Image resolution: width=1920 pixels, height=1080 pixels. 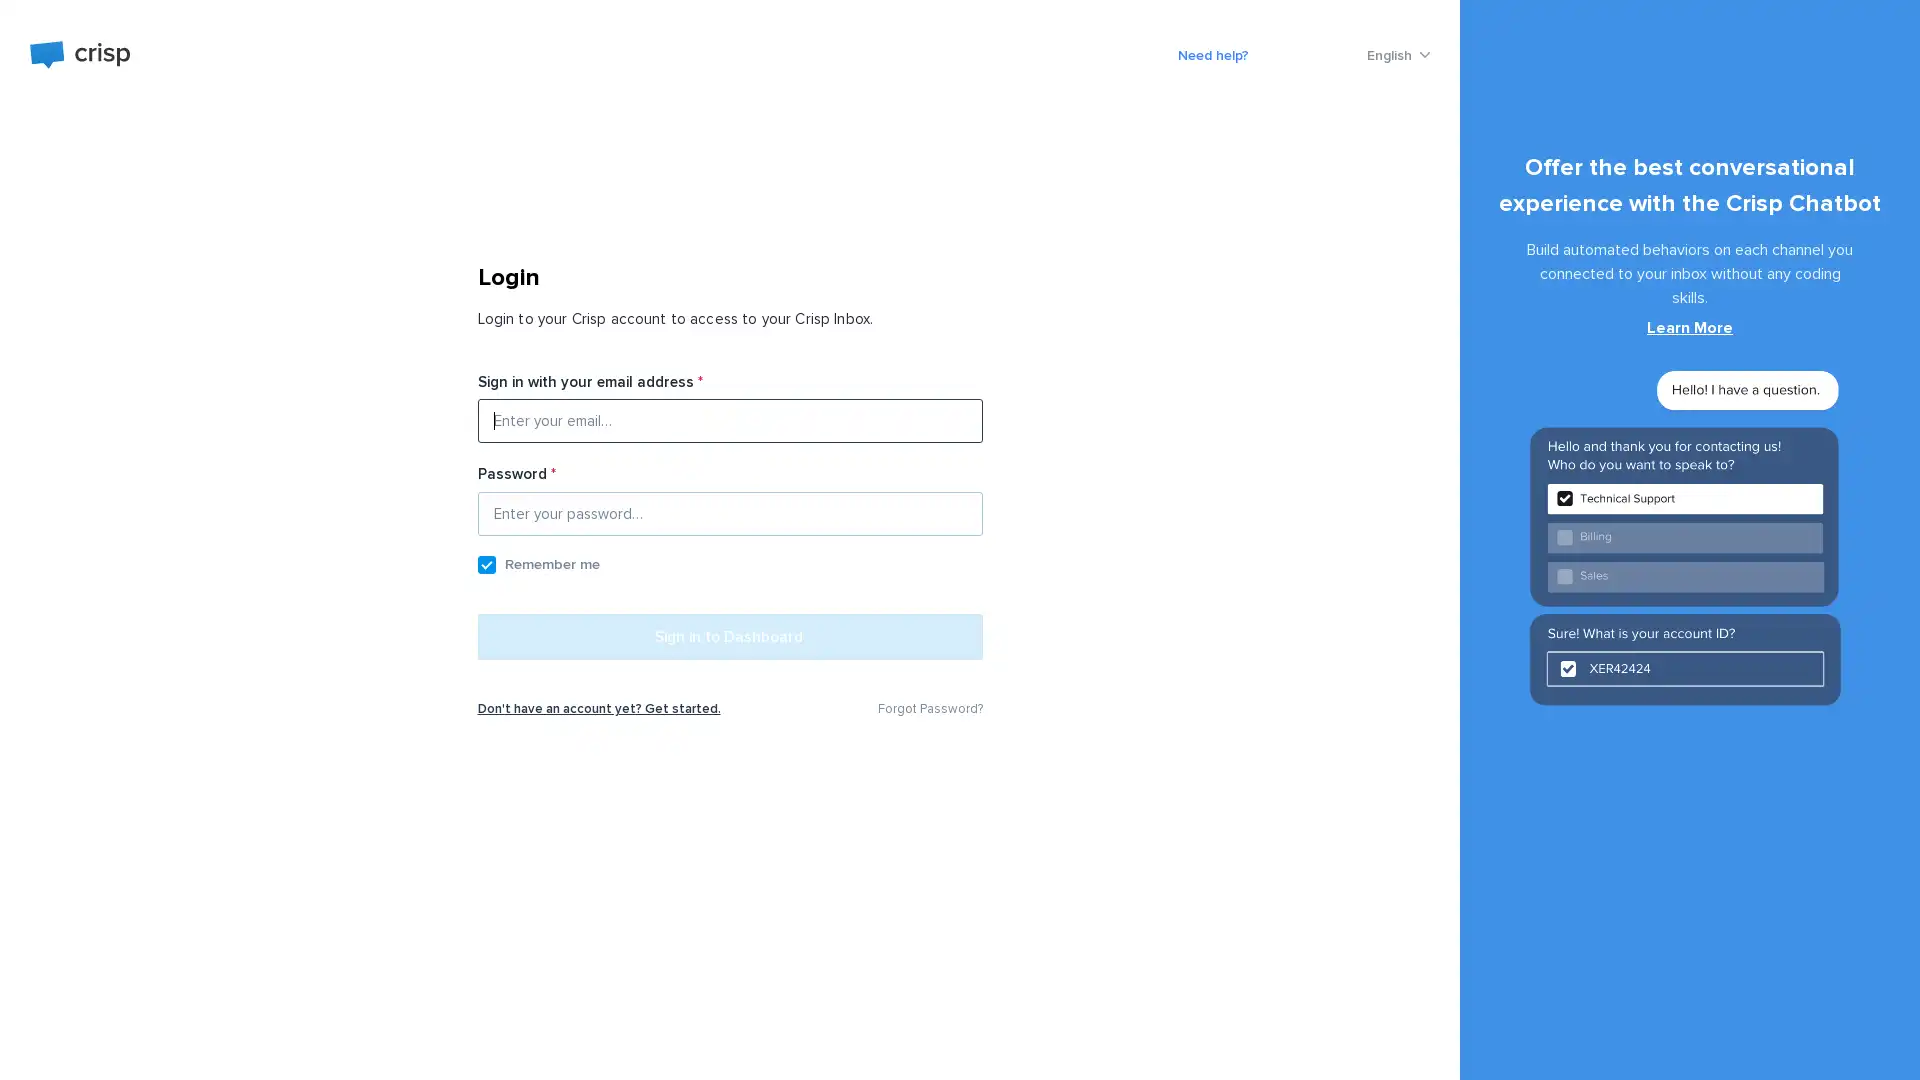 What do you see at coordinates (728, 644) in the screenshot?
I see `Sign in to Dashboard` at bounding box center [728, 644].